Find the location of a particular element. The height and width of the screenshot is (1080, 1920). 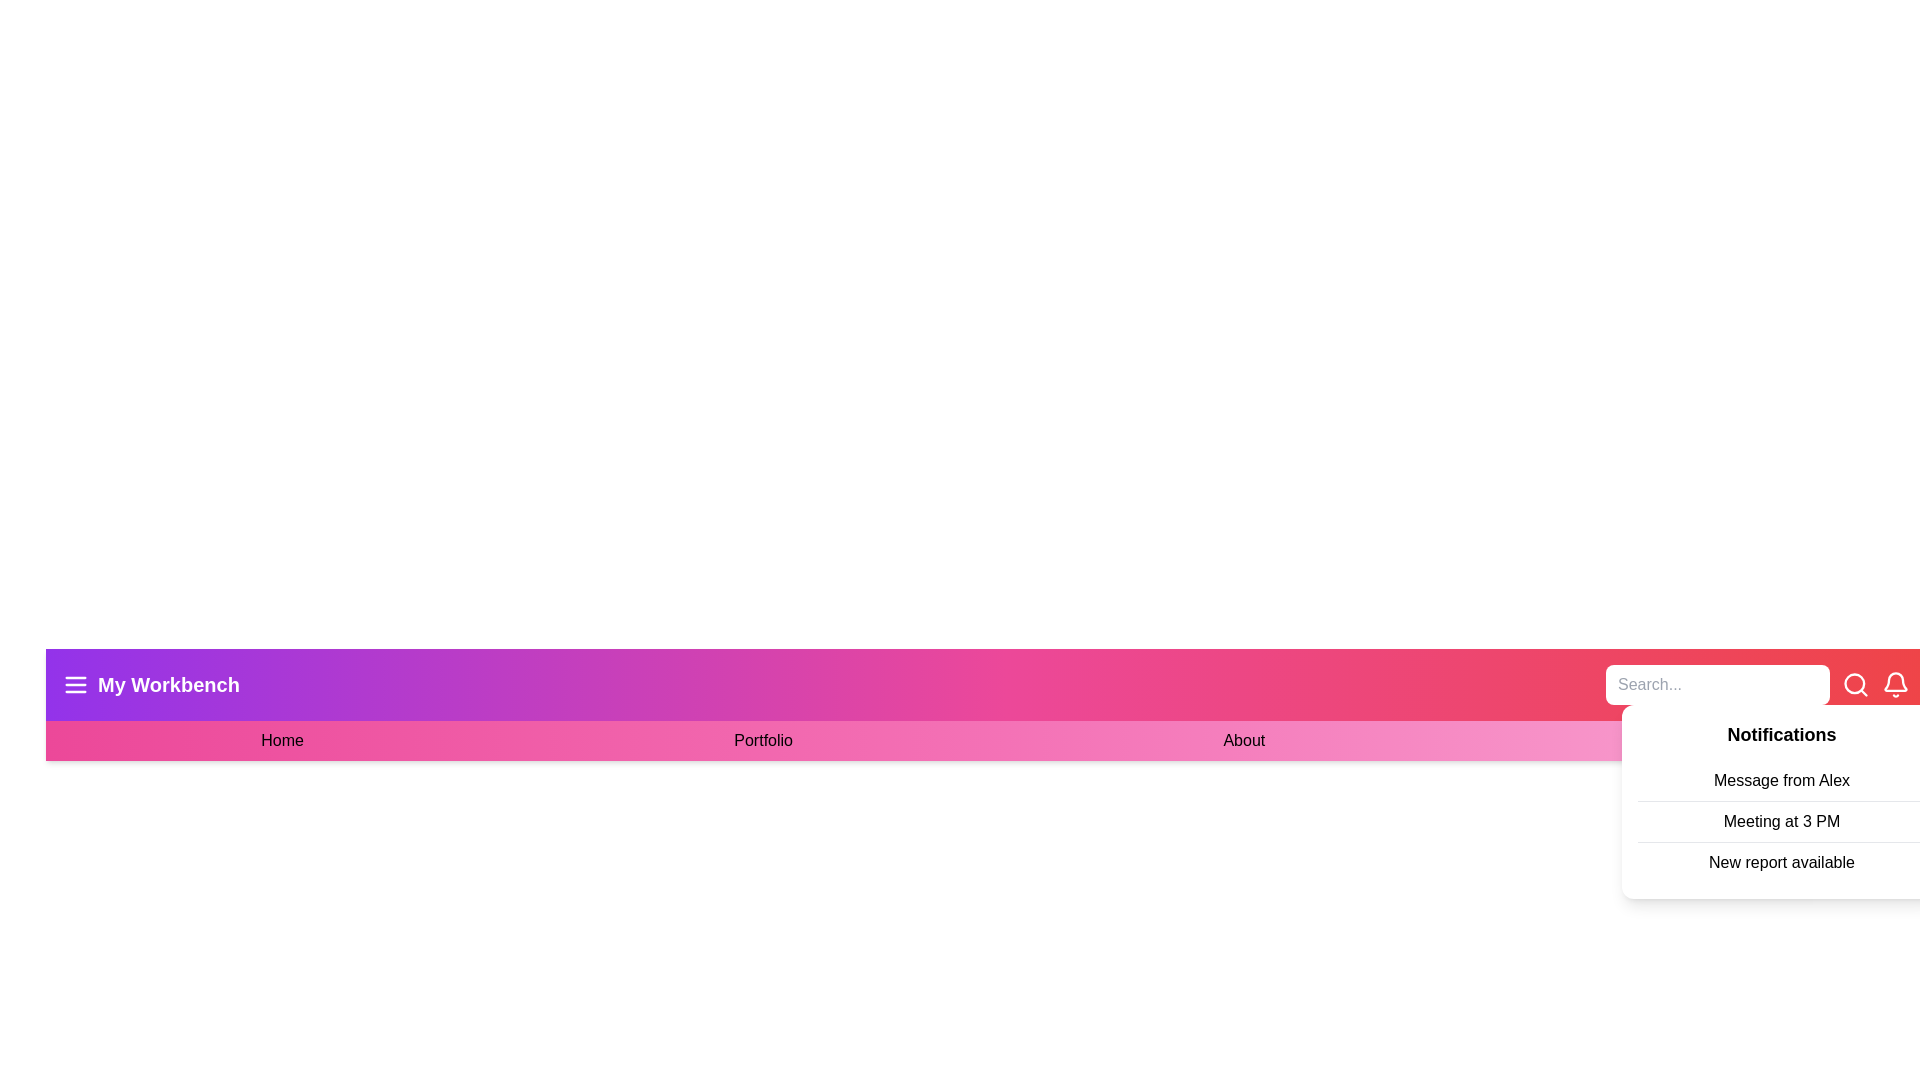

the 'About' text-based navigation link to underline the text, which is styled with a hover effect is located at coordinates (1243, 740).